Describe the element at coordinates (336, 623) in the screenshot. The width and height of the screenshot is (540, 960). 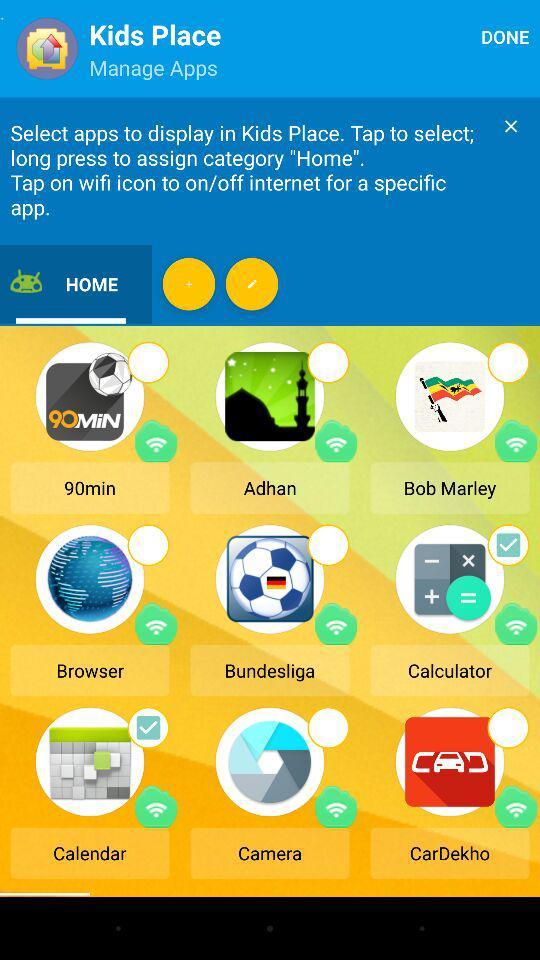
I see `wireless` at that location.